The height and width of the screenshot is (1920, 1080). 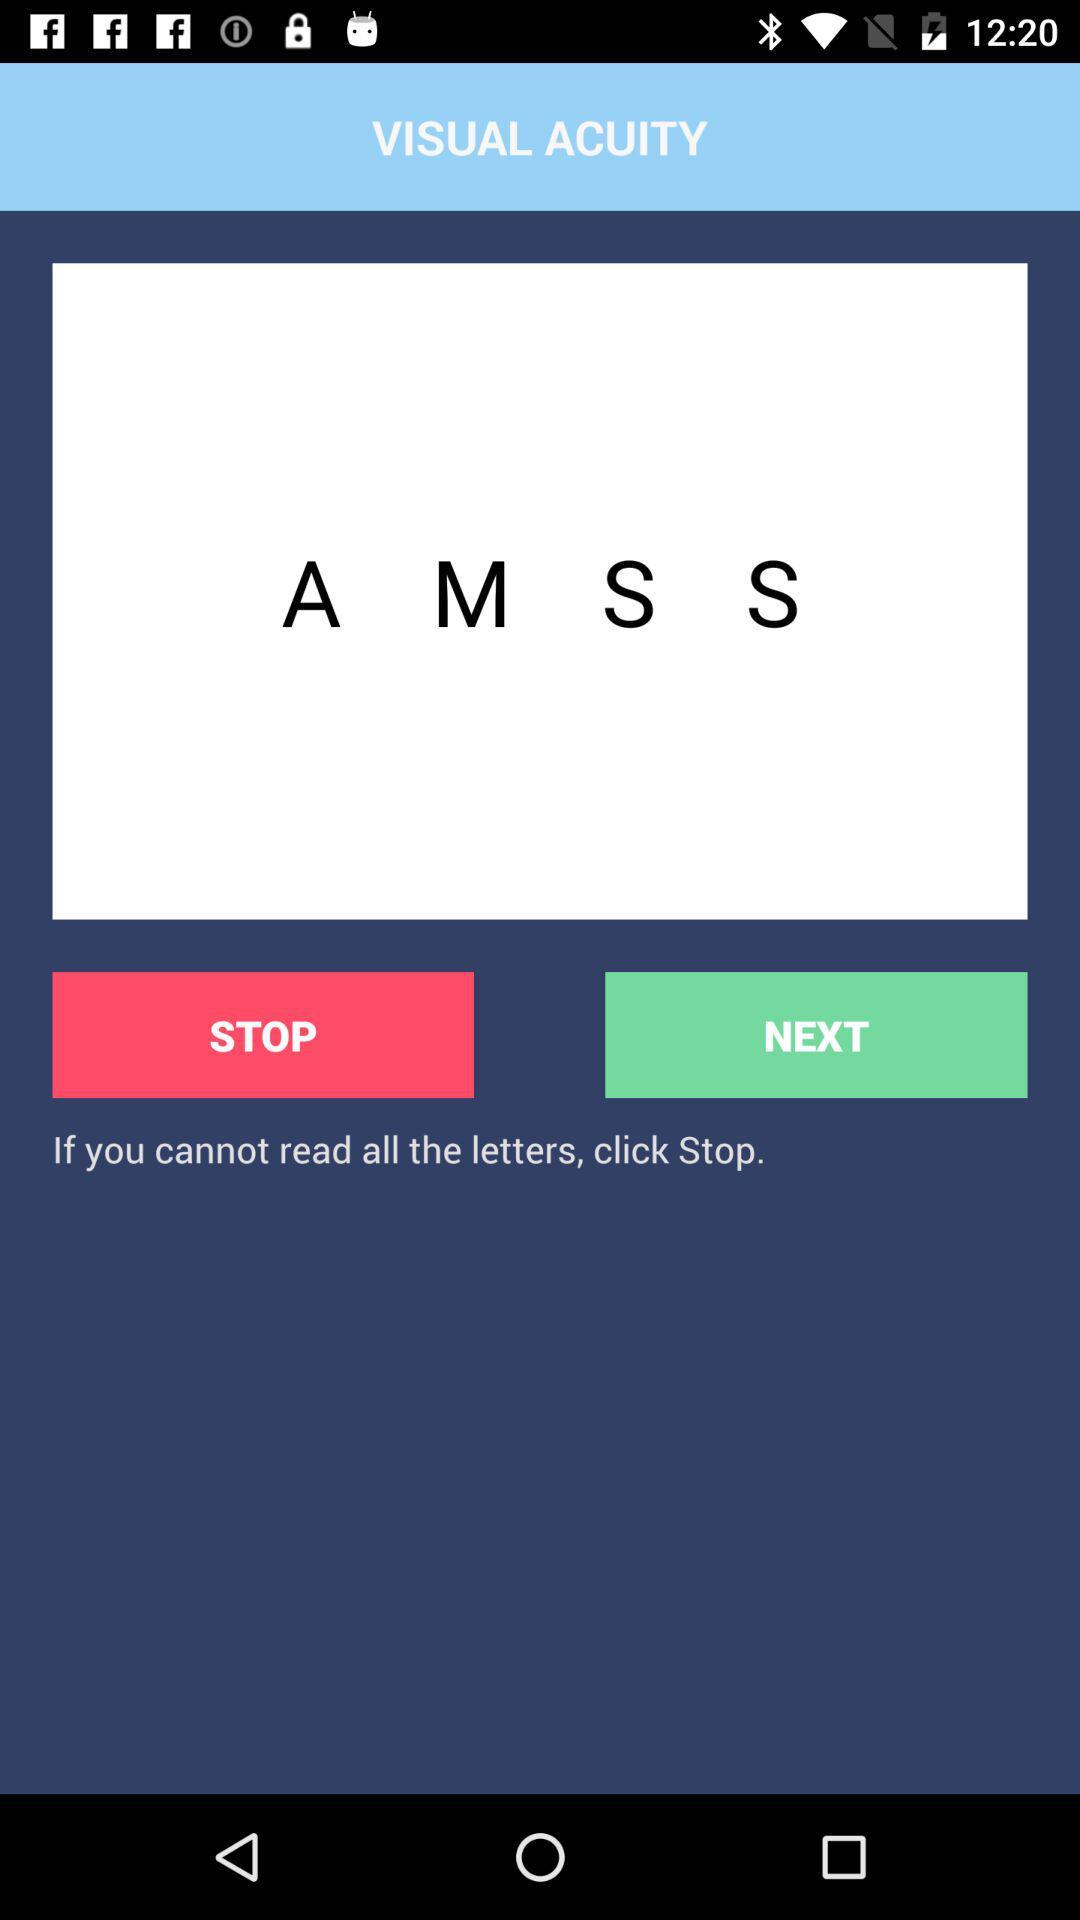 What do you see at coordinates (816, 1035) in the screenshot?
I see `button to the right of stop item` at bounding box center [816, 1035].